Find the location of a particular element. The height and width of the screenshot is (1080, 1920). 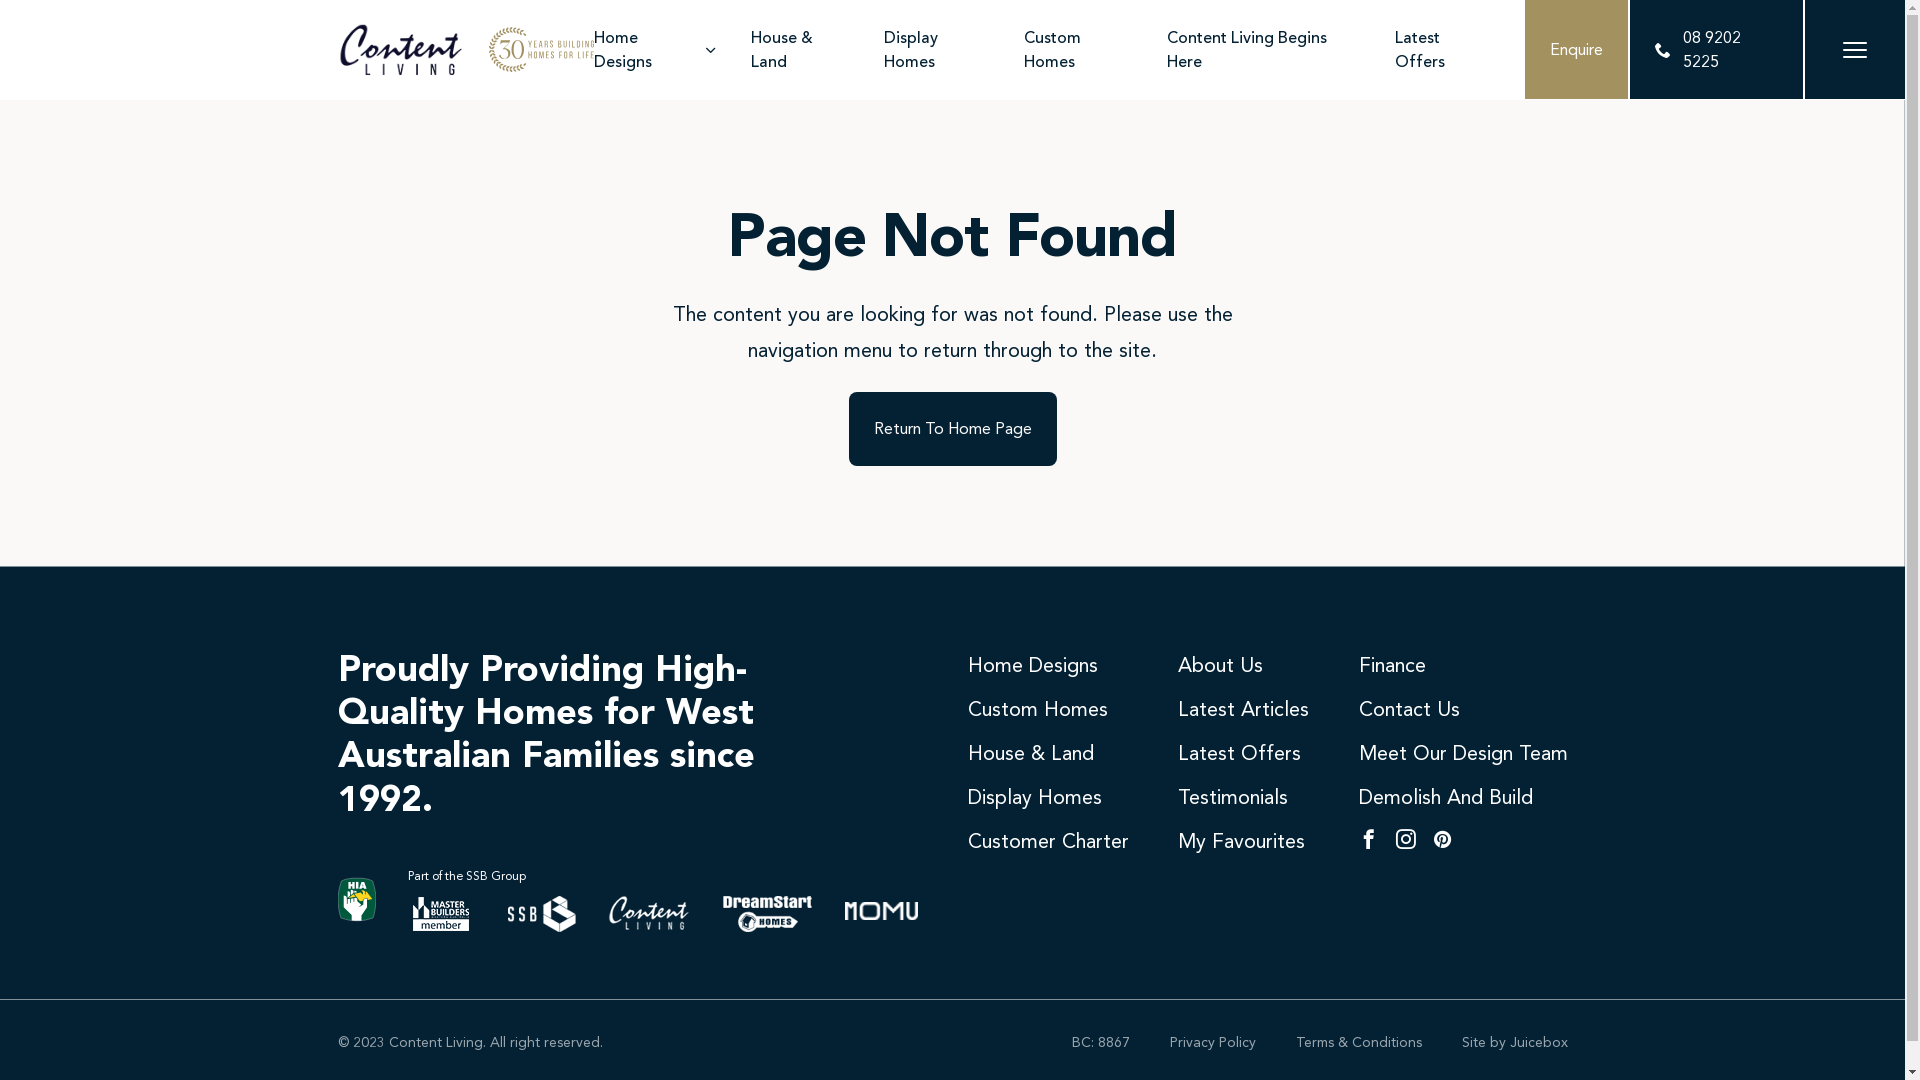

'Customer Charter' is located at coordinates (1047, 840).